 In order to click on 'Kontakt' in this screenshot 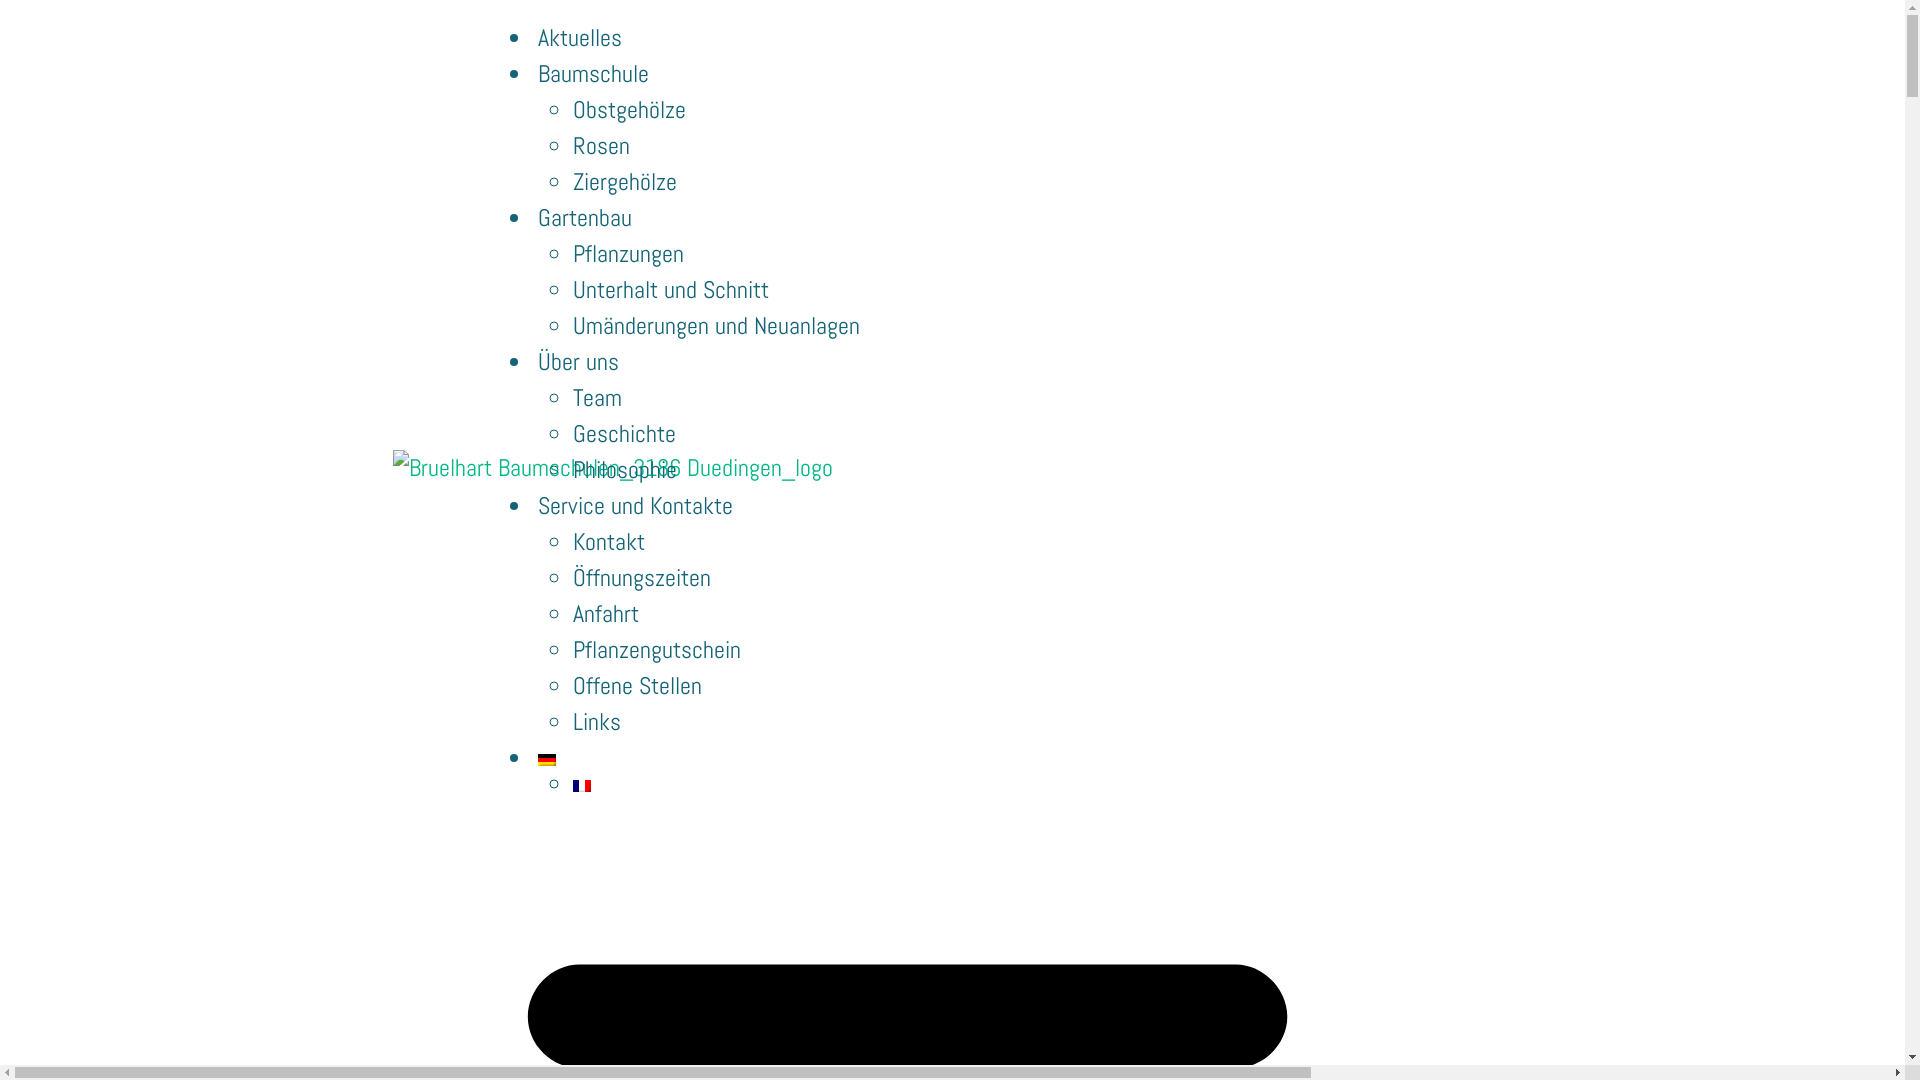, I will do `click(608, 541)`.